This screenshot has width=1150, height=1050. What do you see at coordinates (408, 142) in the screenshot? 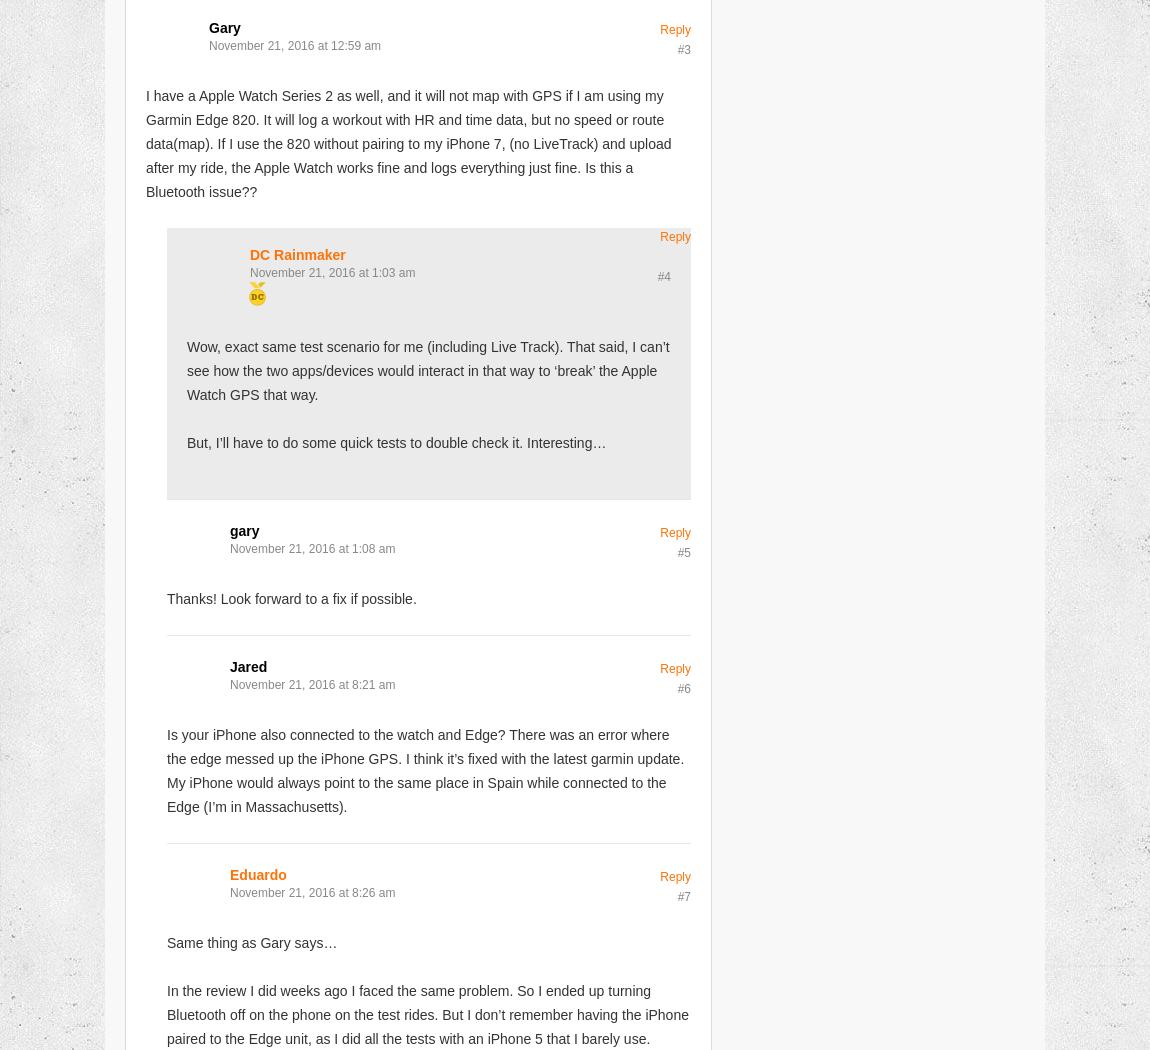
I see `'I have a Apple Watch Series 2 as well, and it will not map with GPS if I am using my Garmin Edge 820. It will log a workout with HR and time data, but no speed or route data(map). If I use the 820 without pairing to my iPhone 7, (no LiveTrack) and upload after my ride, the Apple Watch works fine and logs everything just fine. Is this a Bluetooth issue??'` at bounding box center [408, 142].